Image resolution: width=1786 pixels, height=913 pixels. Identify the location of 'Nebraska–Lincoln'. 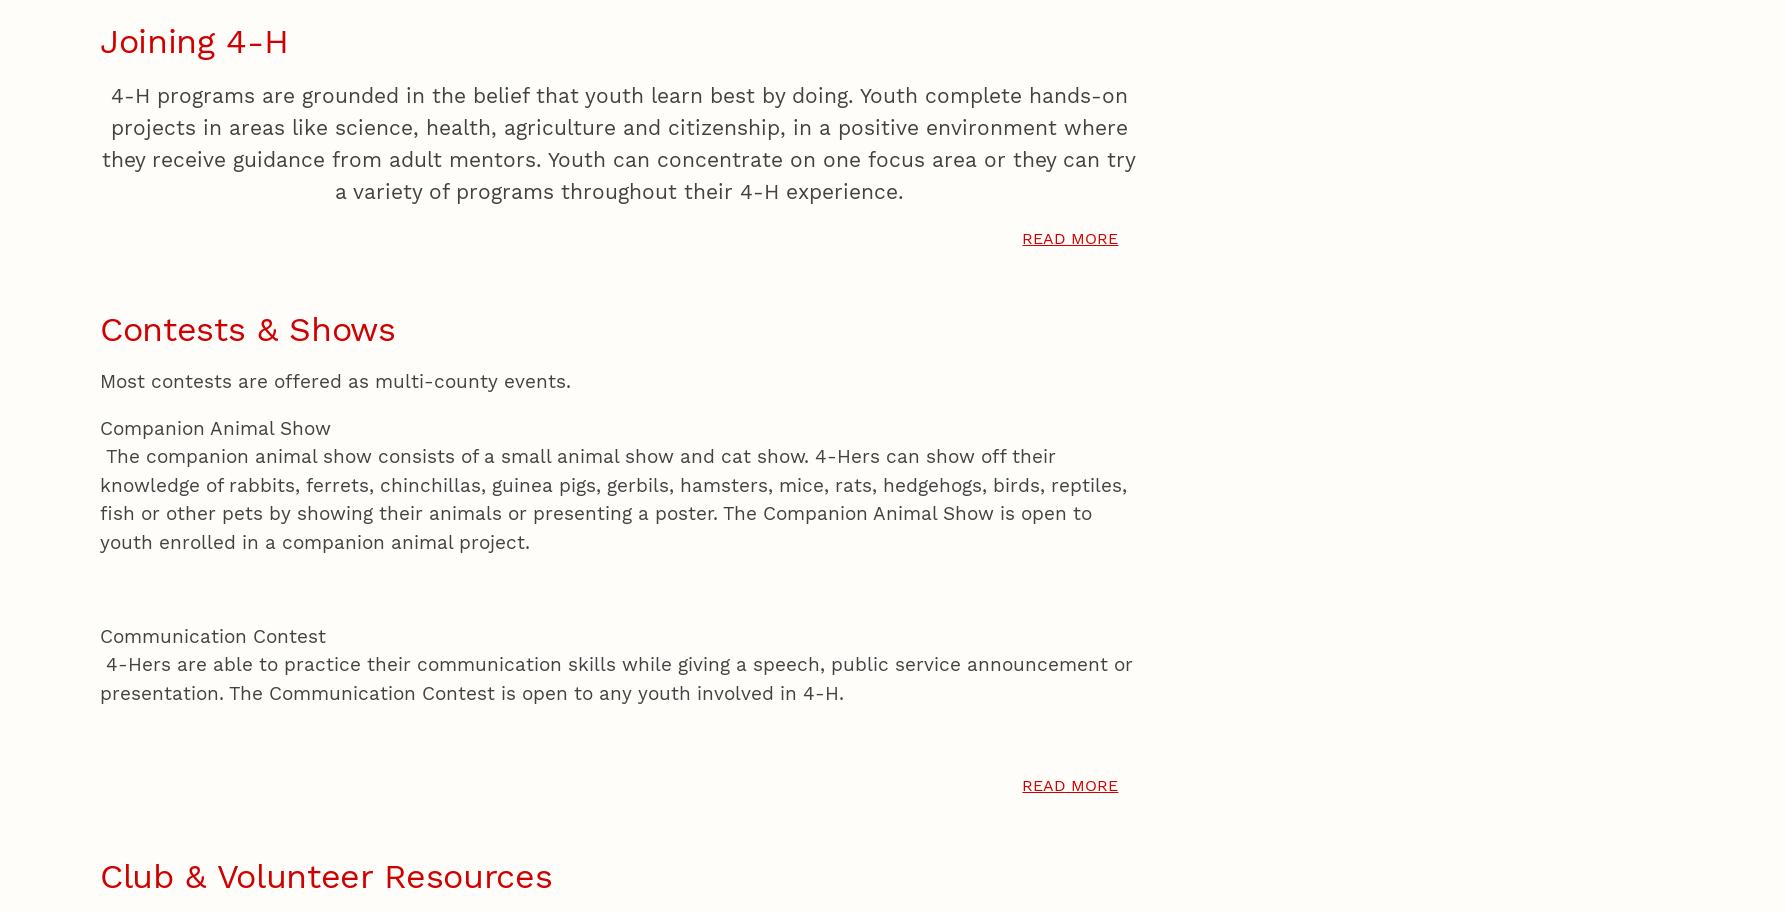
(322, 186).